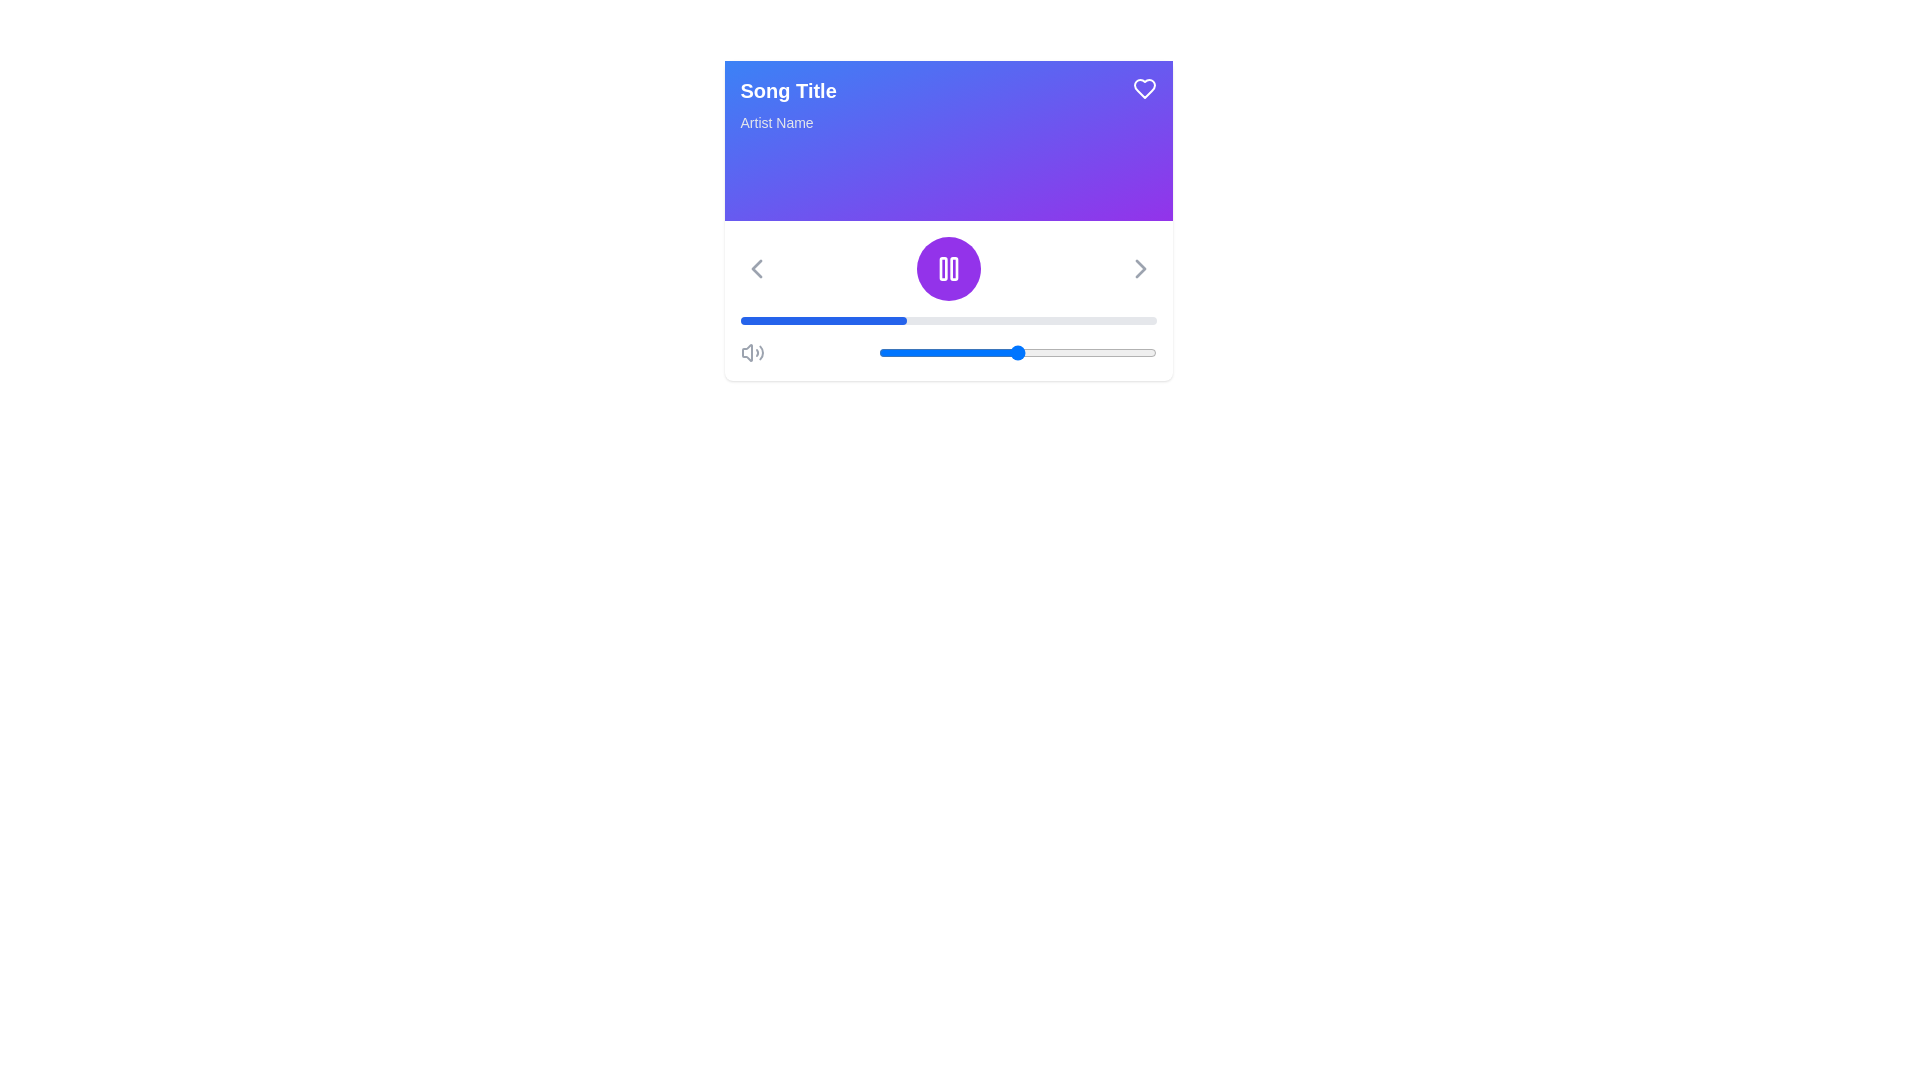 This screenshot has height=1080, width=1920. I want to click on the slider value, so click(886, 352).